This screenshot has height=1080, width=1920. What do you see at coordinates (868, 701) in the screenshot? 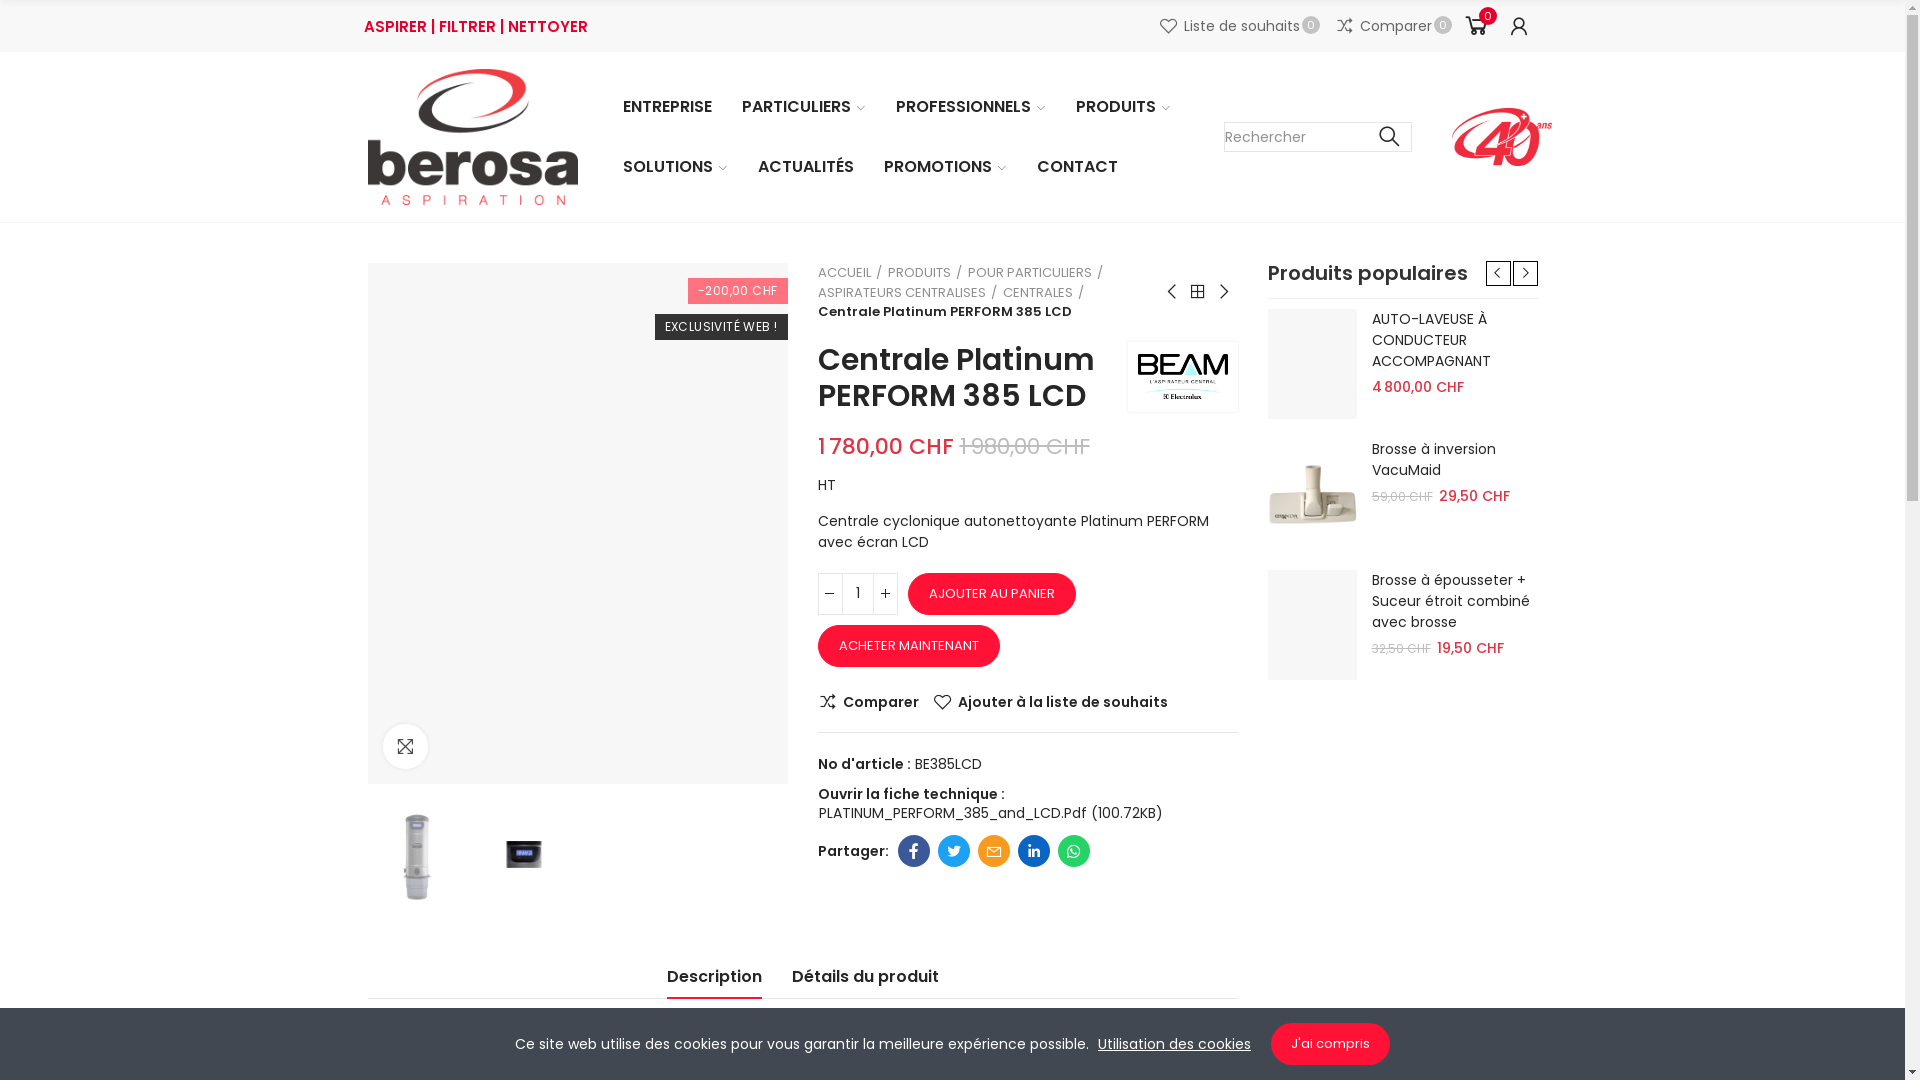
I see `'Comparer'` at bounding box center [868, 701].